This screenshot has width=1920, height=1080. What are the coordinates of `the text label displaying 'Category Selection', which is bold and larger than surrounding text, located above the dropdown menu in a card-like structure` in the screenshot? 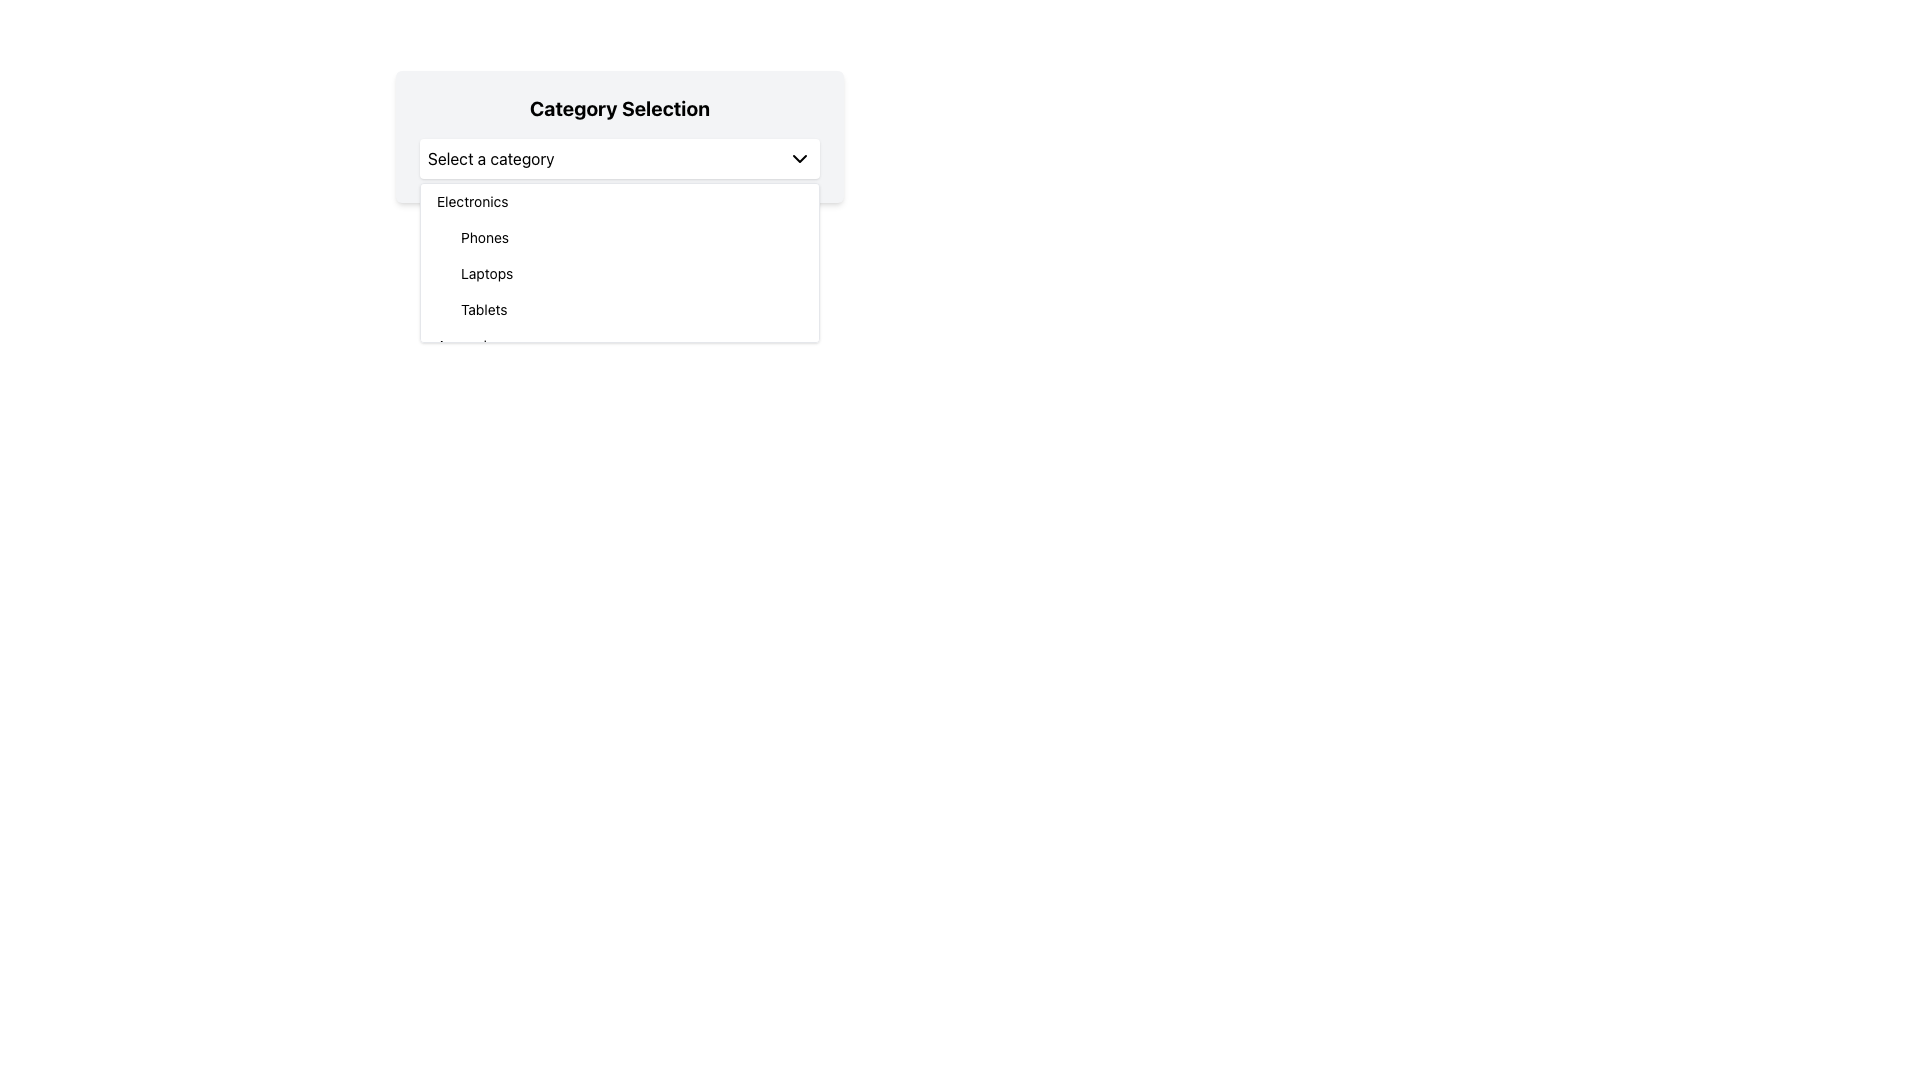 It's located at (618, 108).